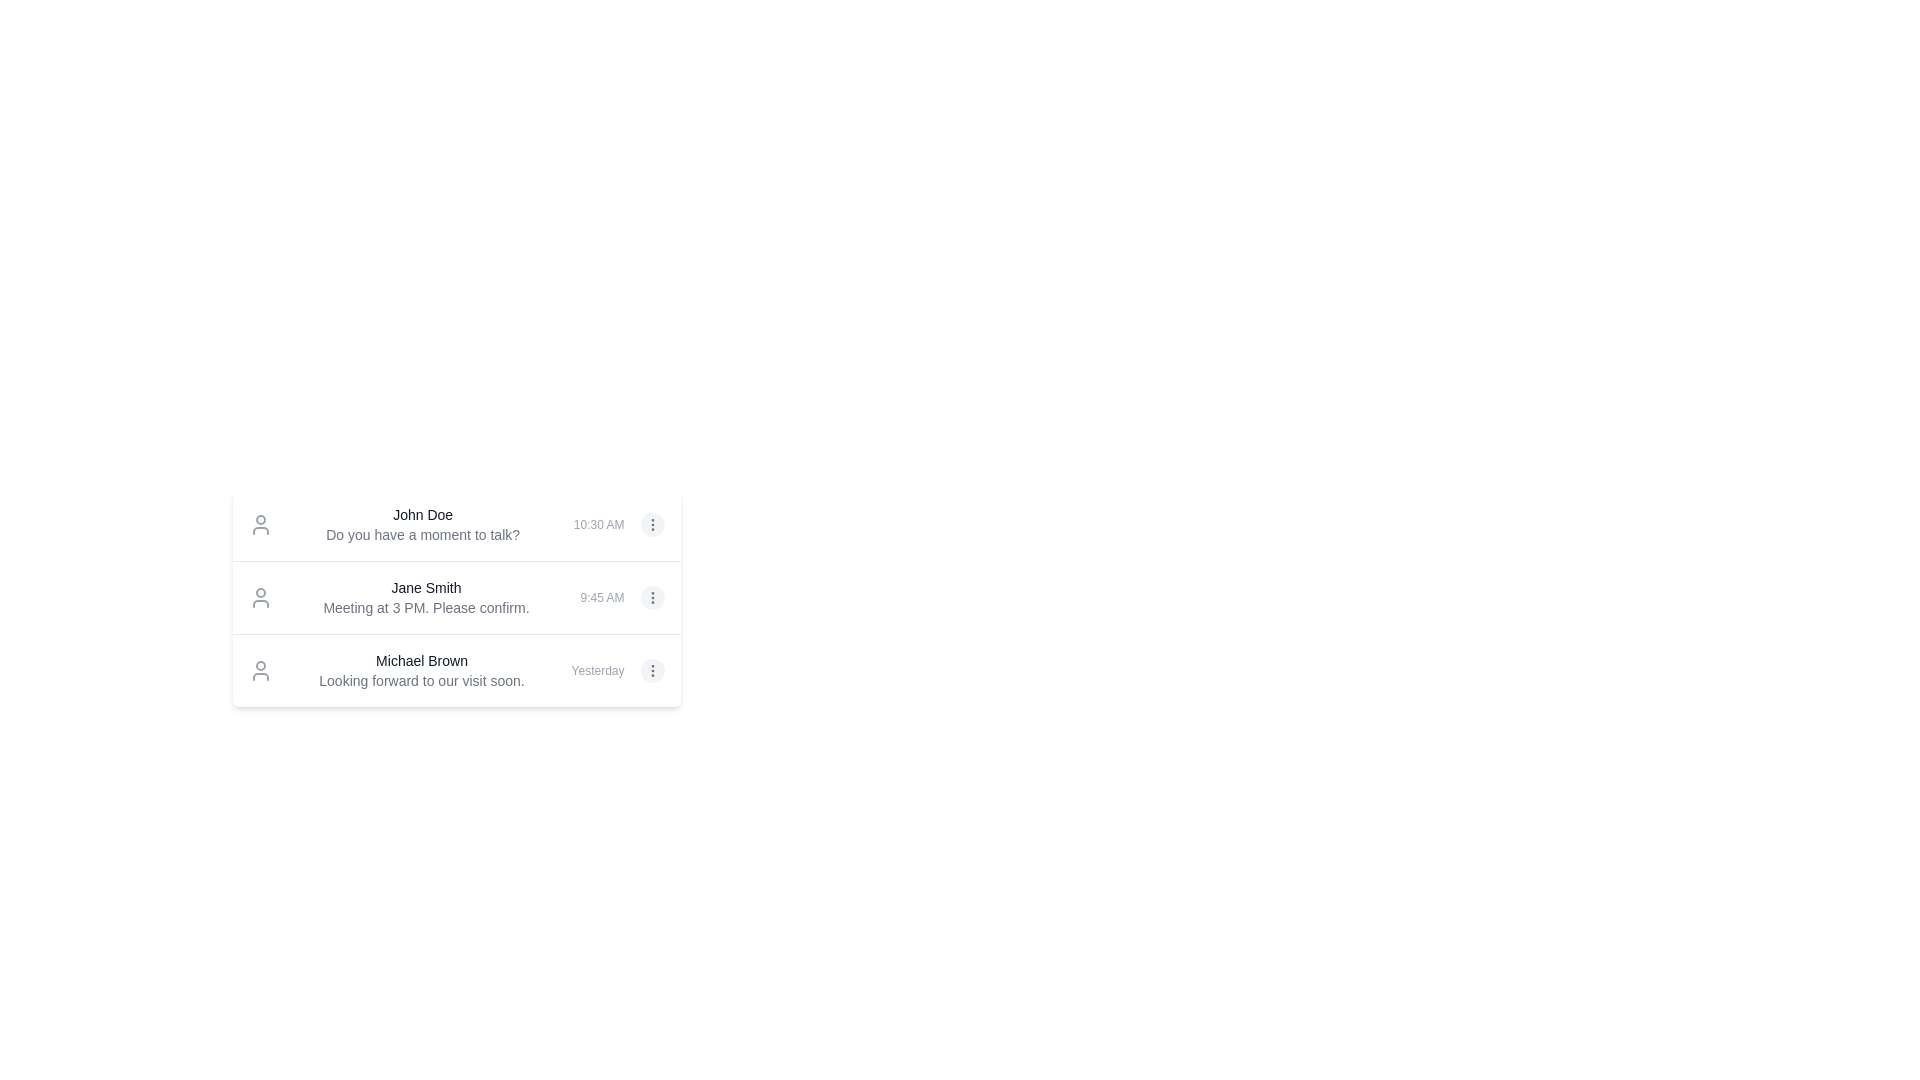 Image resolution: width=1920 pixels, height=1080 pixels. I want to click on the text label displaying 'Jane Smith' in a chat interface, which is positioned above the message content, so click(425, 586).